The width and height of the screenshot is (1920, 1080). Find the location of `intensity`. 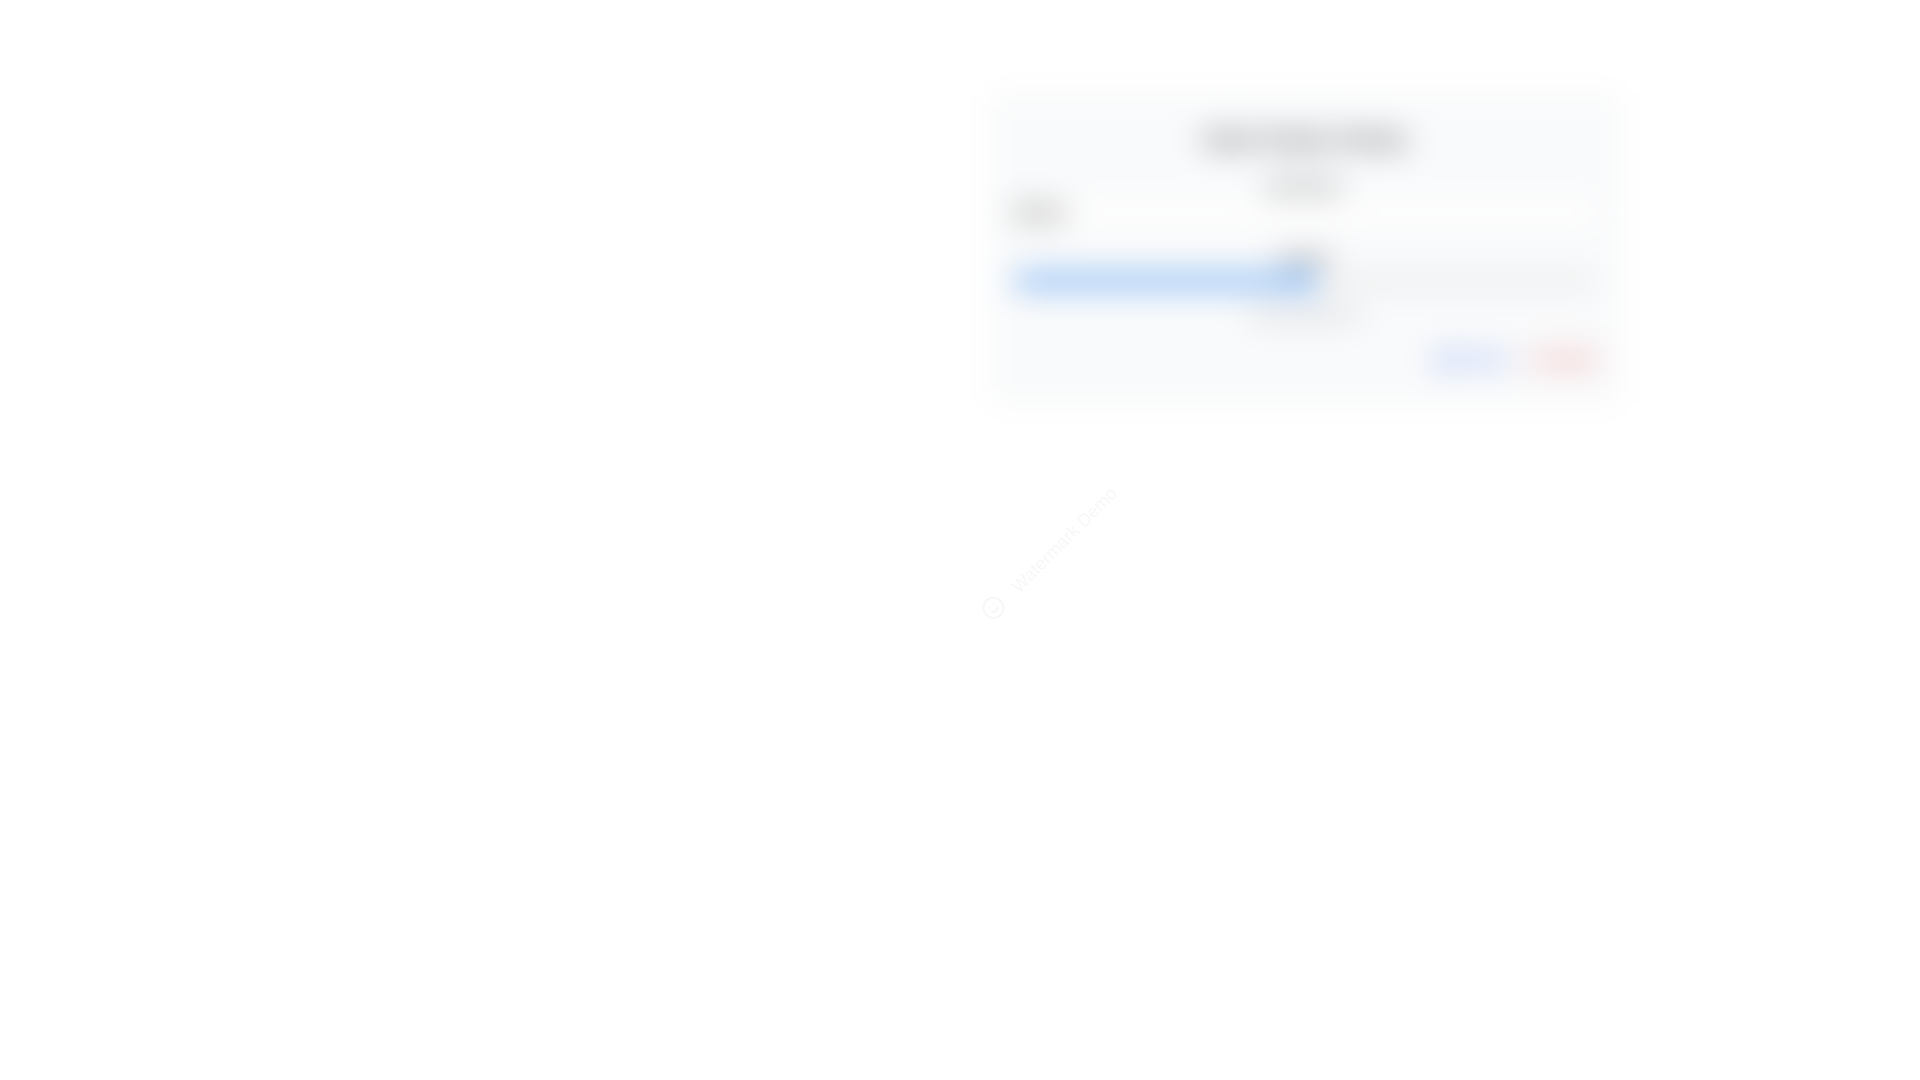

intensity is located at coordinates (1305, 281).